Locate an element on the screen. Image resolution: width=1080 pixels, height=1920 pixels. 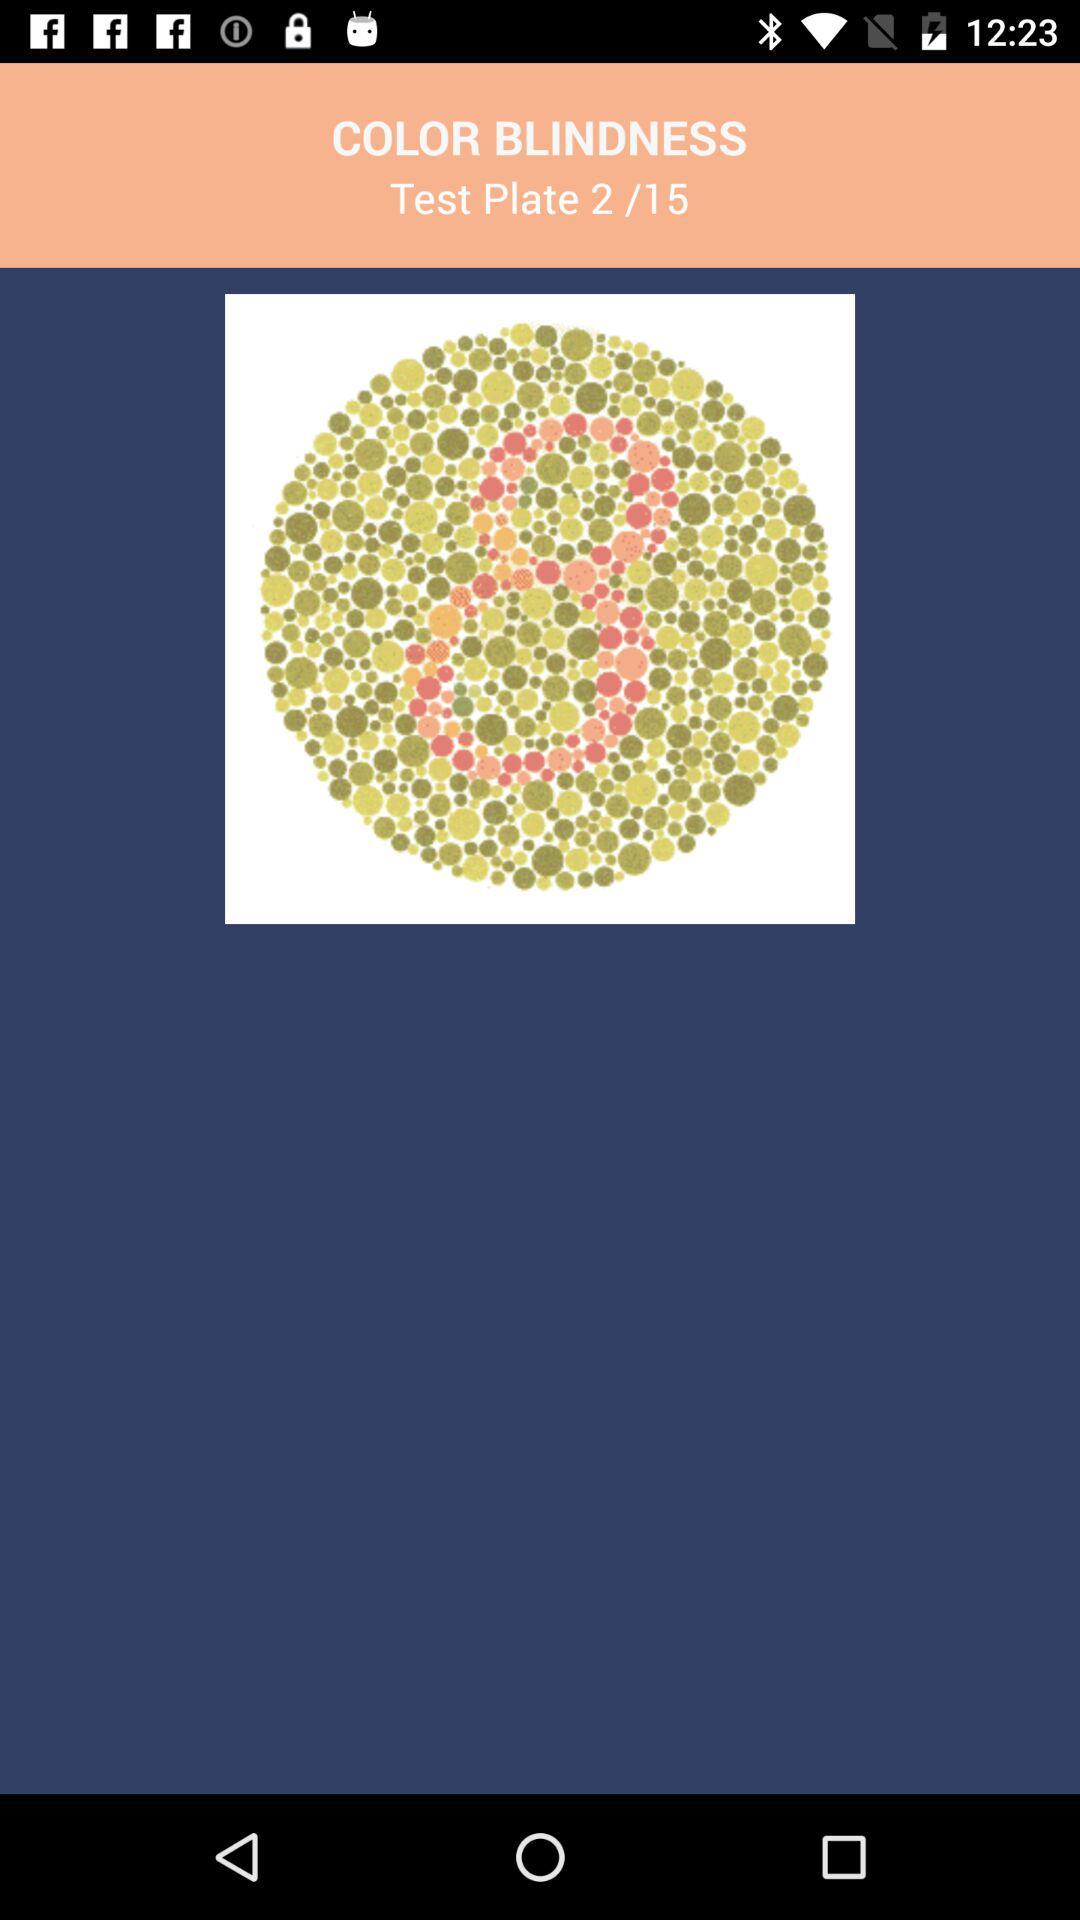
the icon below test plate 2 app is located at coordinates (540, 608).